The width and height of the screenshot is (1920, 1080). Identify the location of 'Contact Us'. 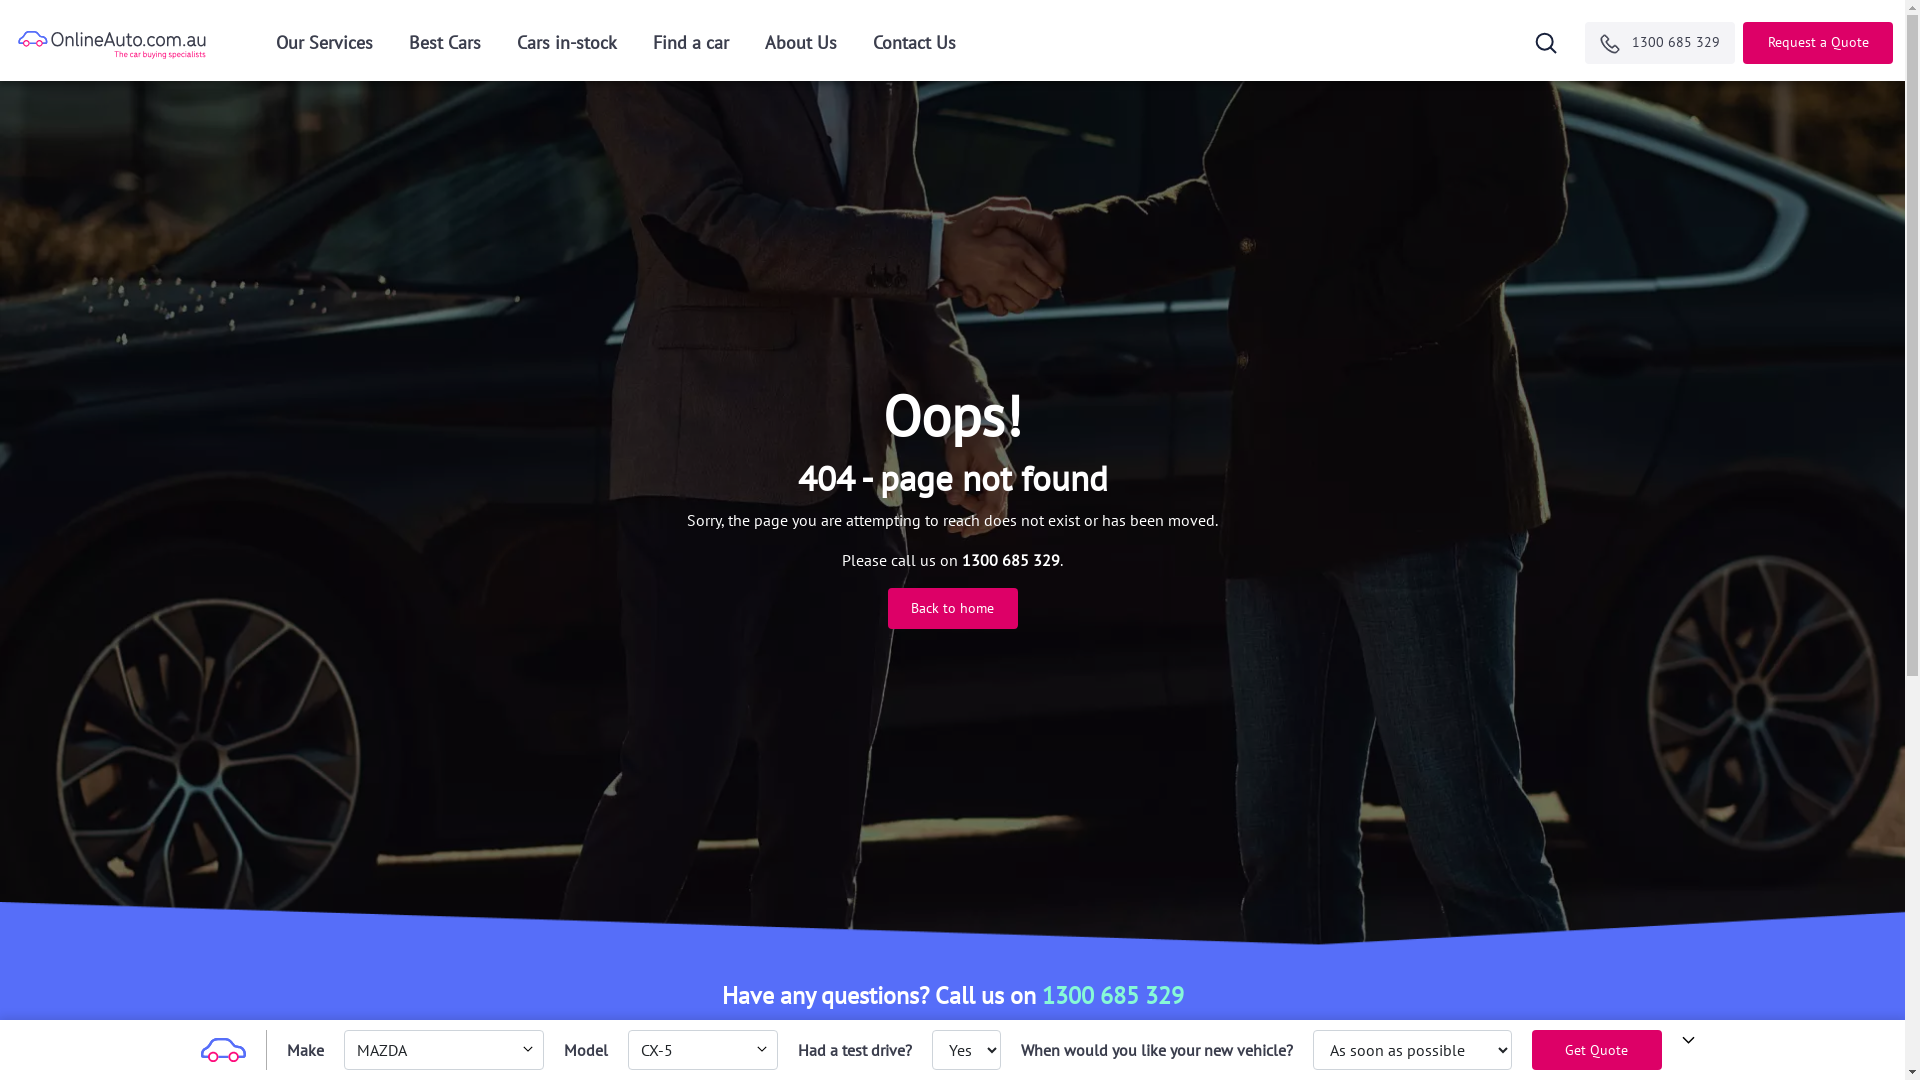
(913, 46).